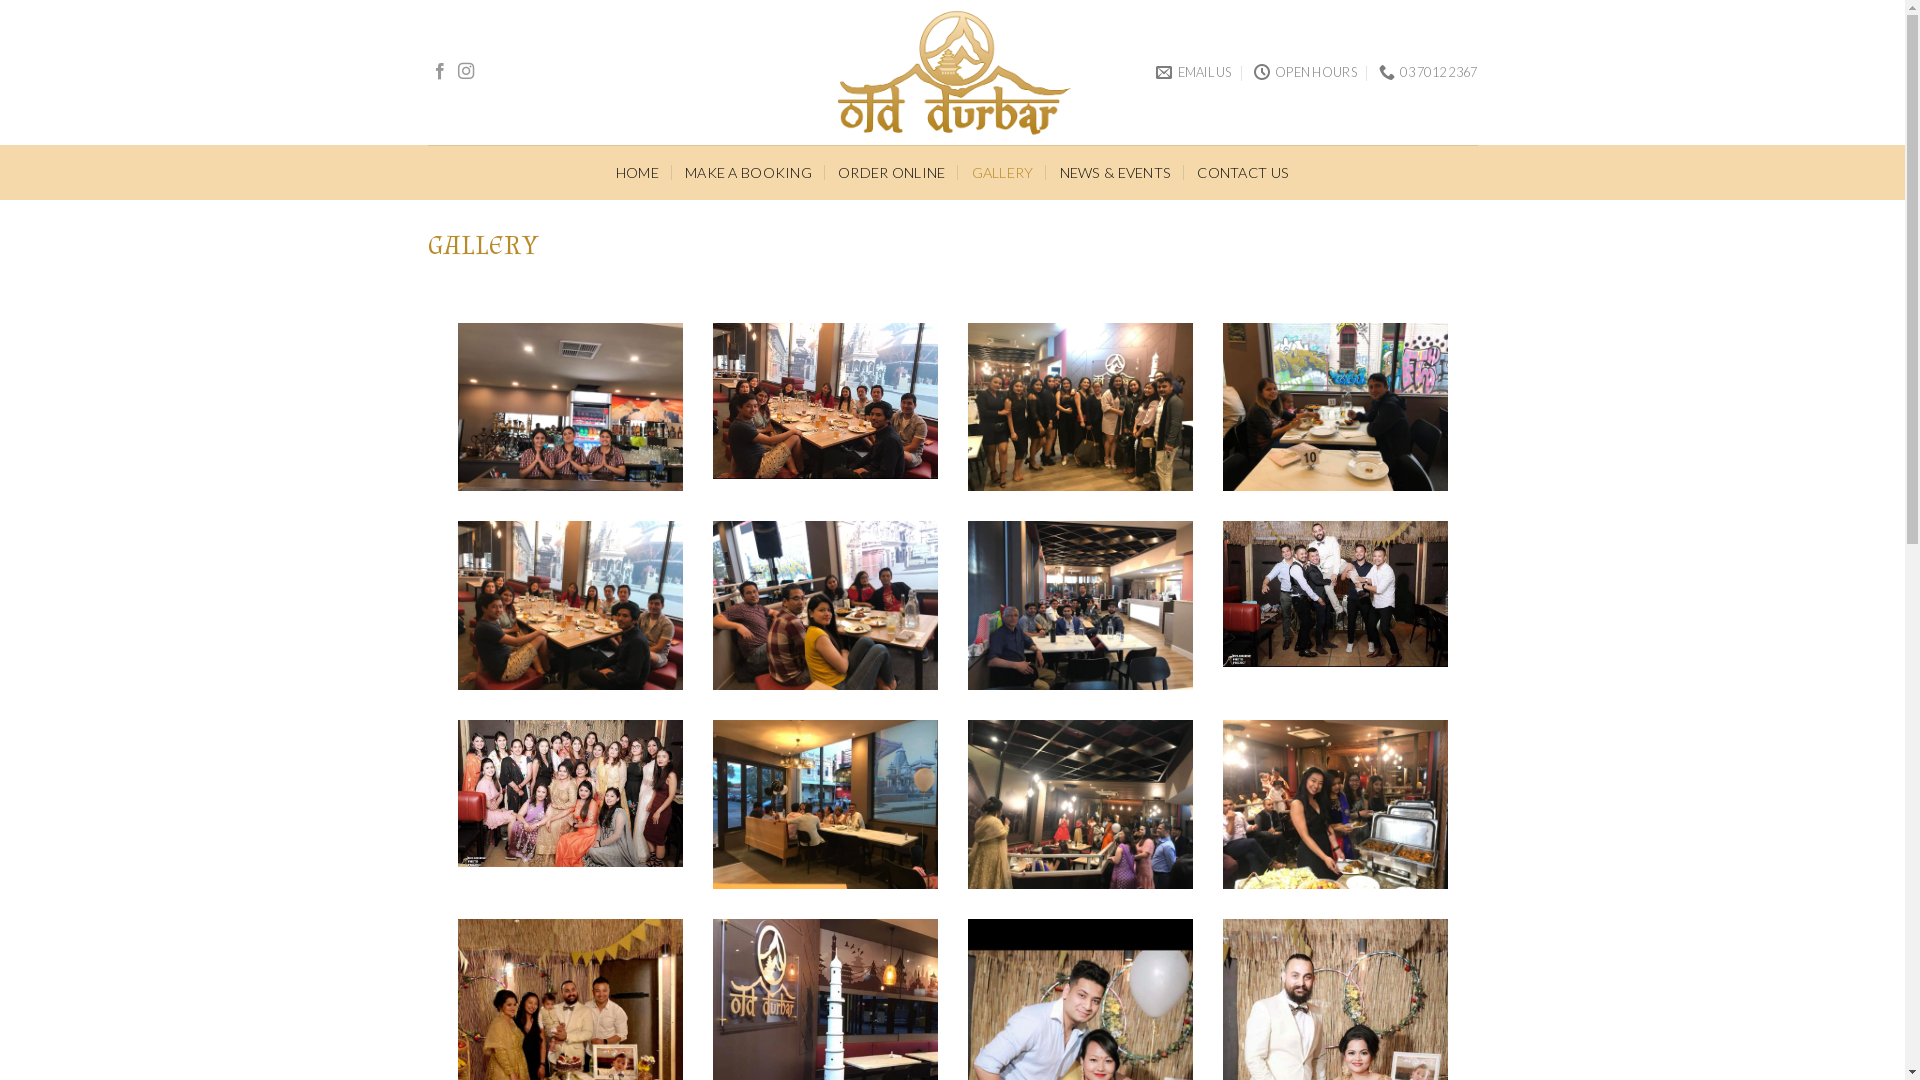  Describe the element at coordinates (951, 71) in the screenshot. I see `'Old Durbar Restaurant - Indian Restaurant in Brunswick'` at that location.